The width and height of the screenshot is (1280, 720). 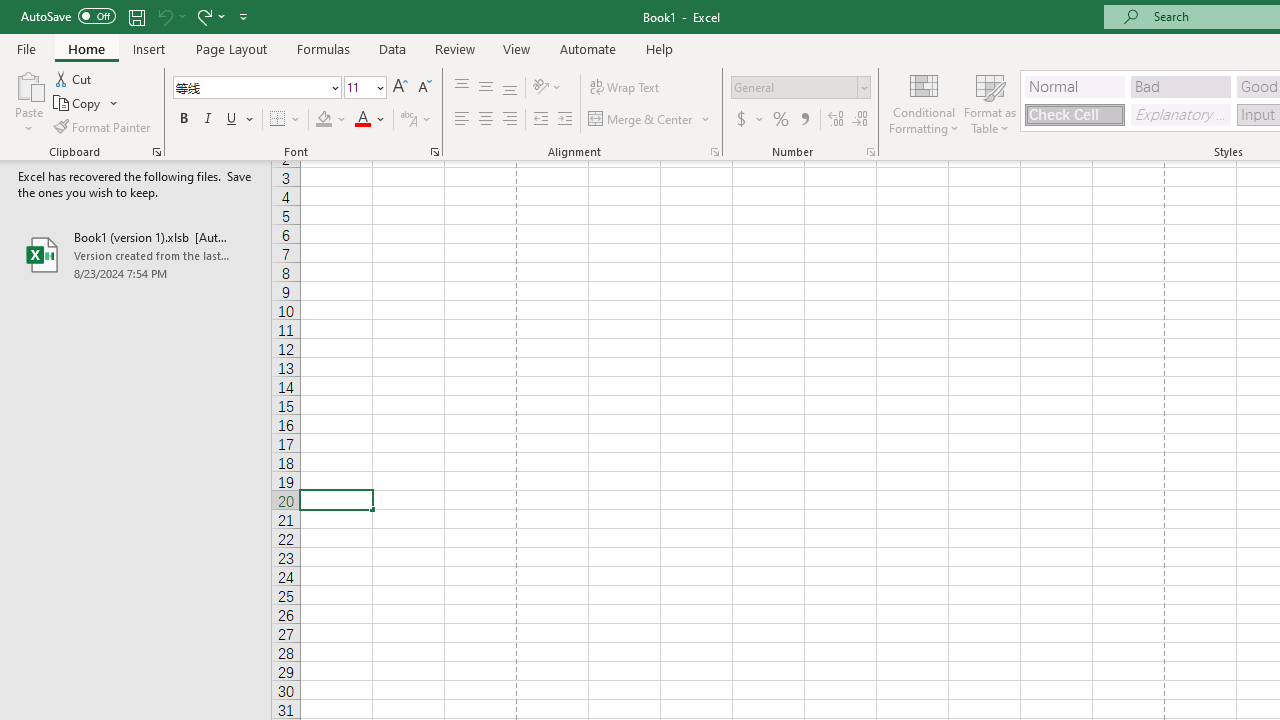 I want to click on 'View', so click(x=517, y=48).